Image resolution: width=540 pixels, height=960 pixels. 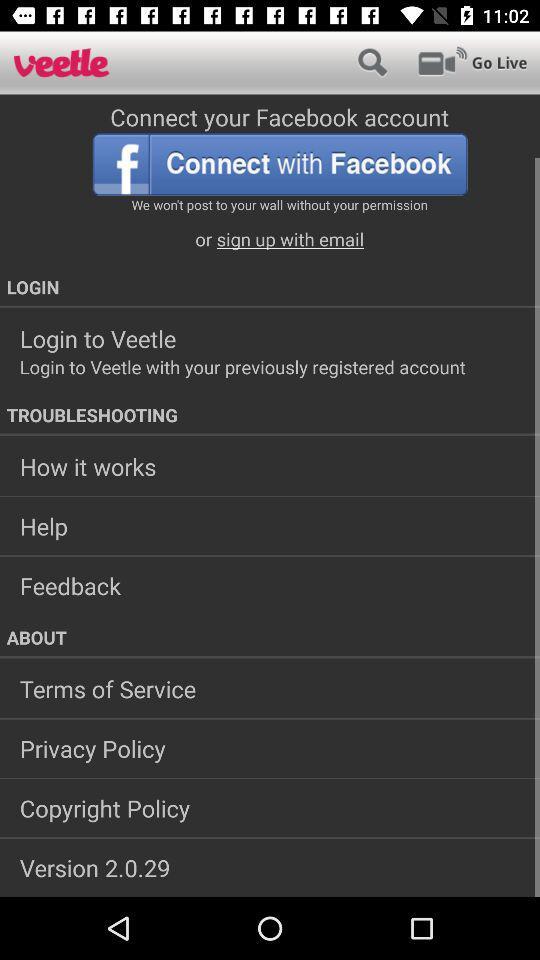 What do you see at coordinates (270, 689) in the screenshot?
I see `terms of service app` at bounding box center [270, 689].